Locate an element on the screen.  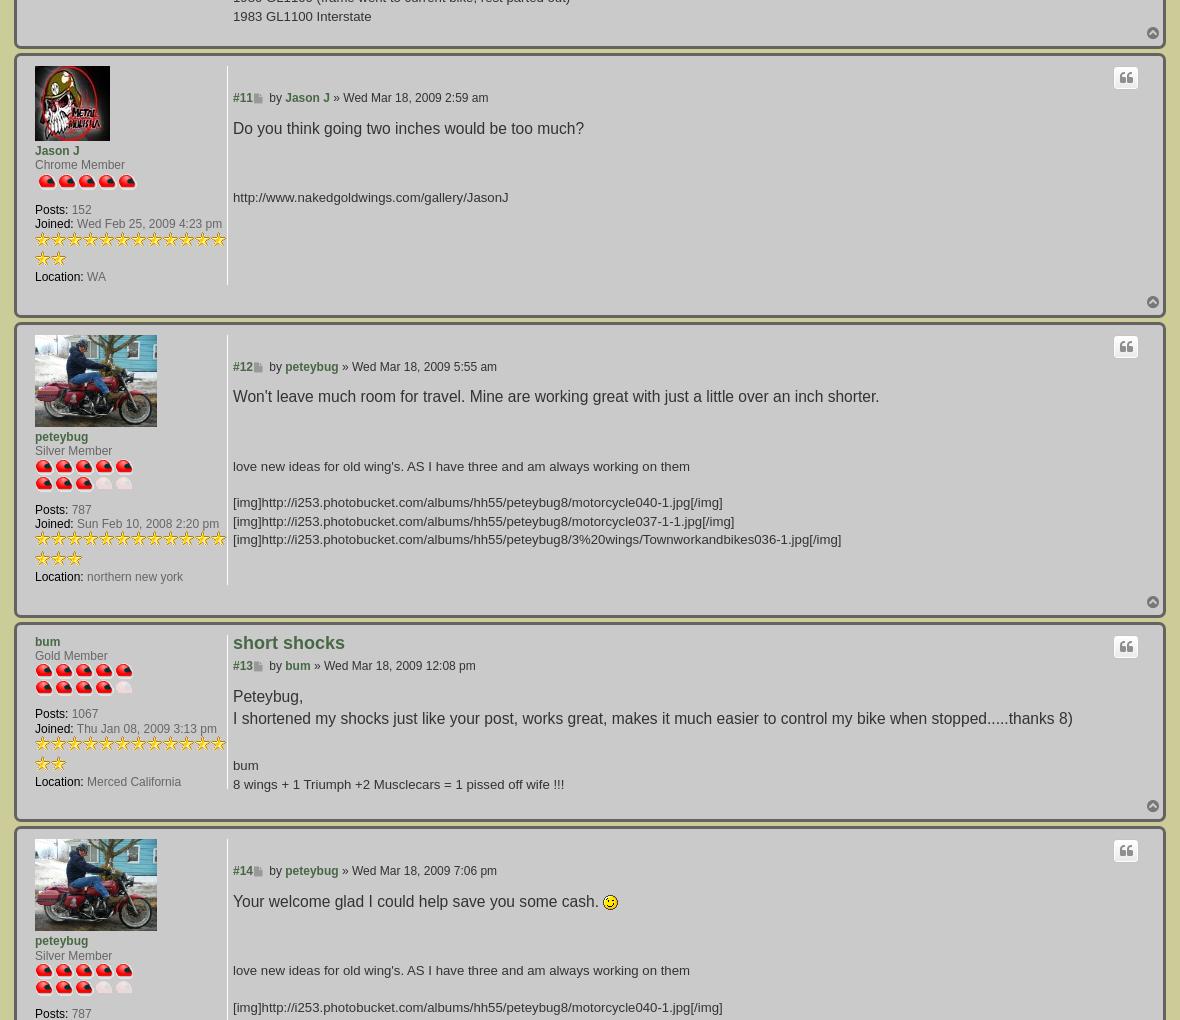
'[img]http://i253.photobucket.com/albums/hh55/peteybug8/motorcycle040-1.jpg[/img][img]http://i253.photobucket.com/albums/hh55/peteybug8/motorcycle037-1-1.jpg[/img][img]http://i253.photobucket.com/albums/hh55/peteybug8/3%20wings/Townworkandbikes036-1.jpg[/img]' is located at coordinates (537, 520).